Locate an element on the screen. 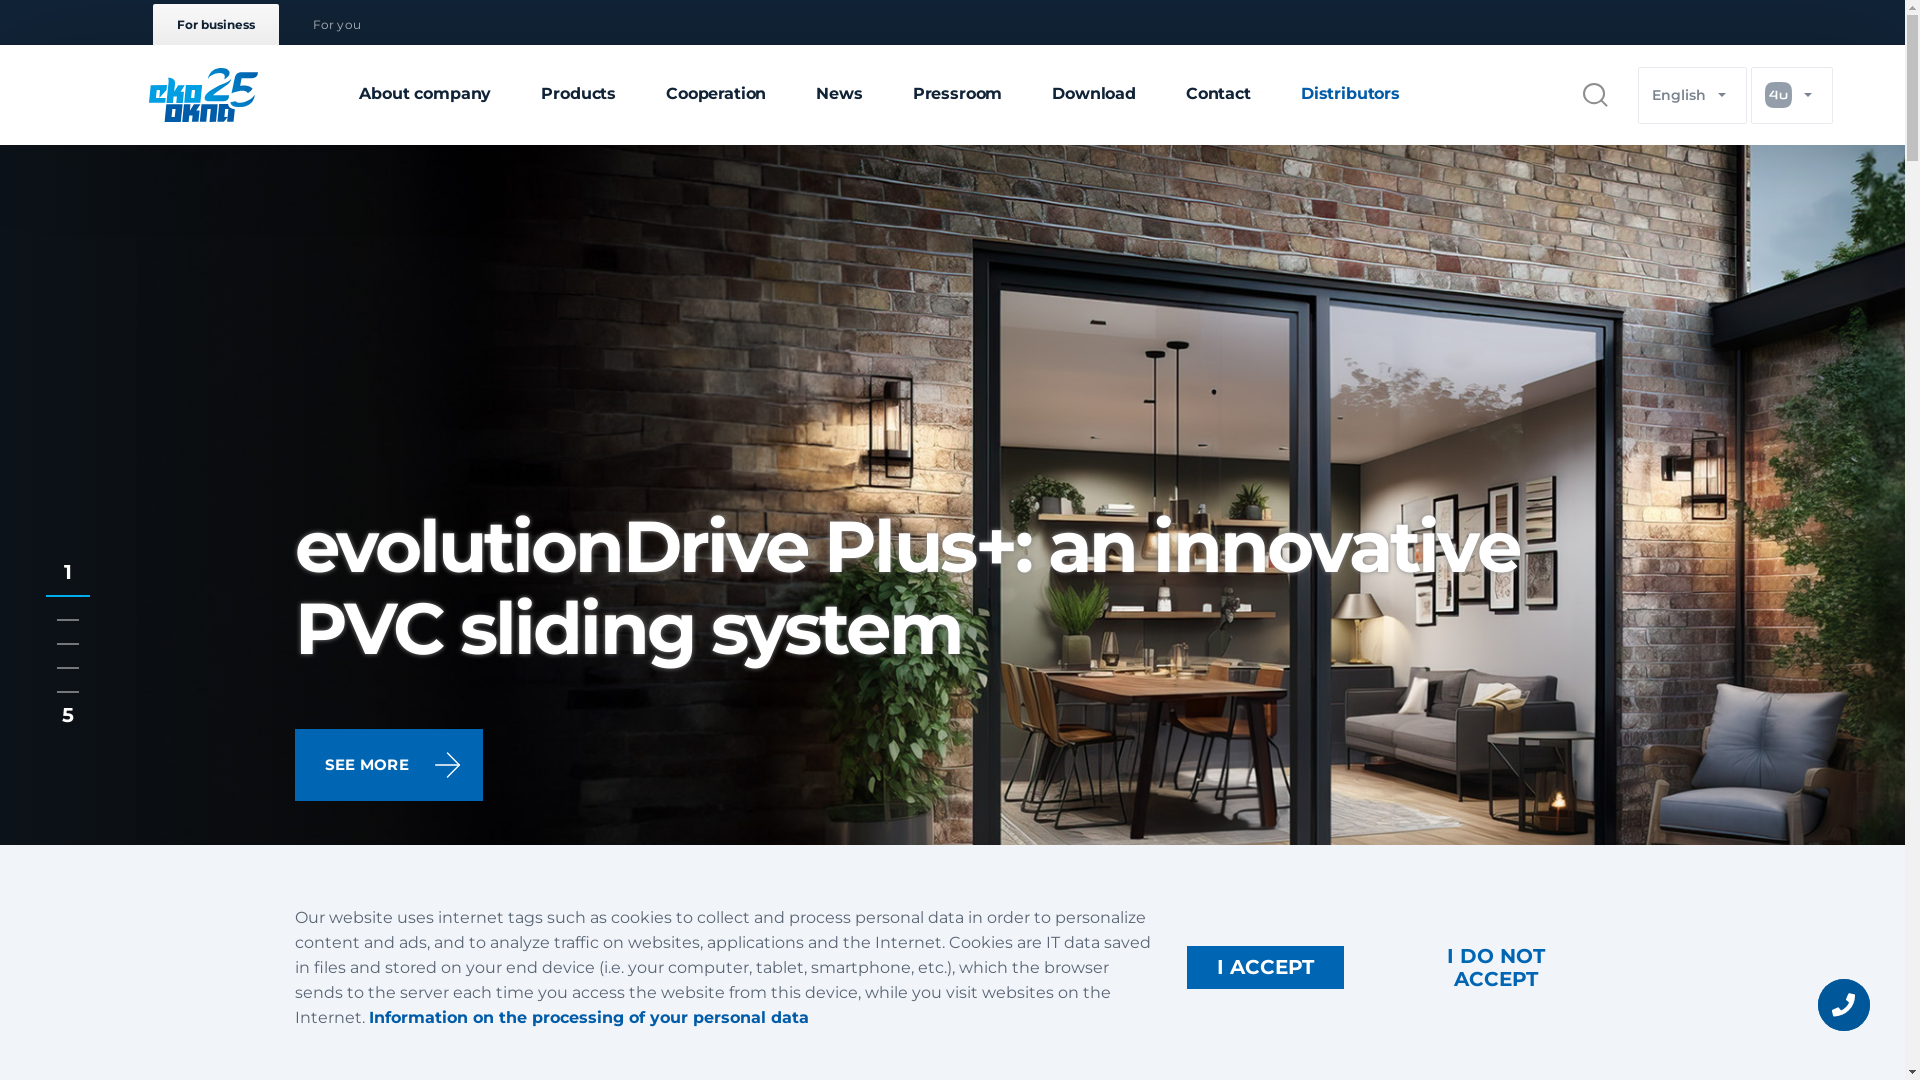 The width and height of the screenshot is (1920, 1080). 'For business' is located at coordinates (151, 24).